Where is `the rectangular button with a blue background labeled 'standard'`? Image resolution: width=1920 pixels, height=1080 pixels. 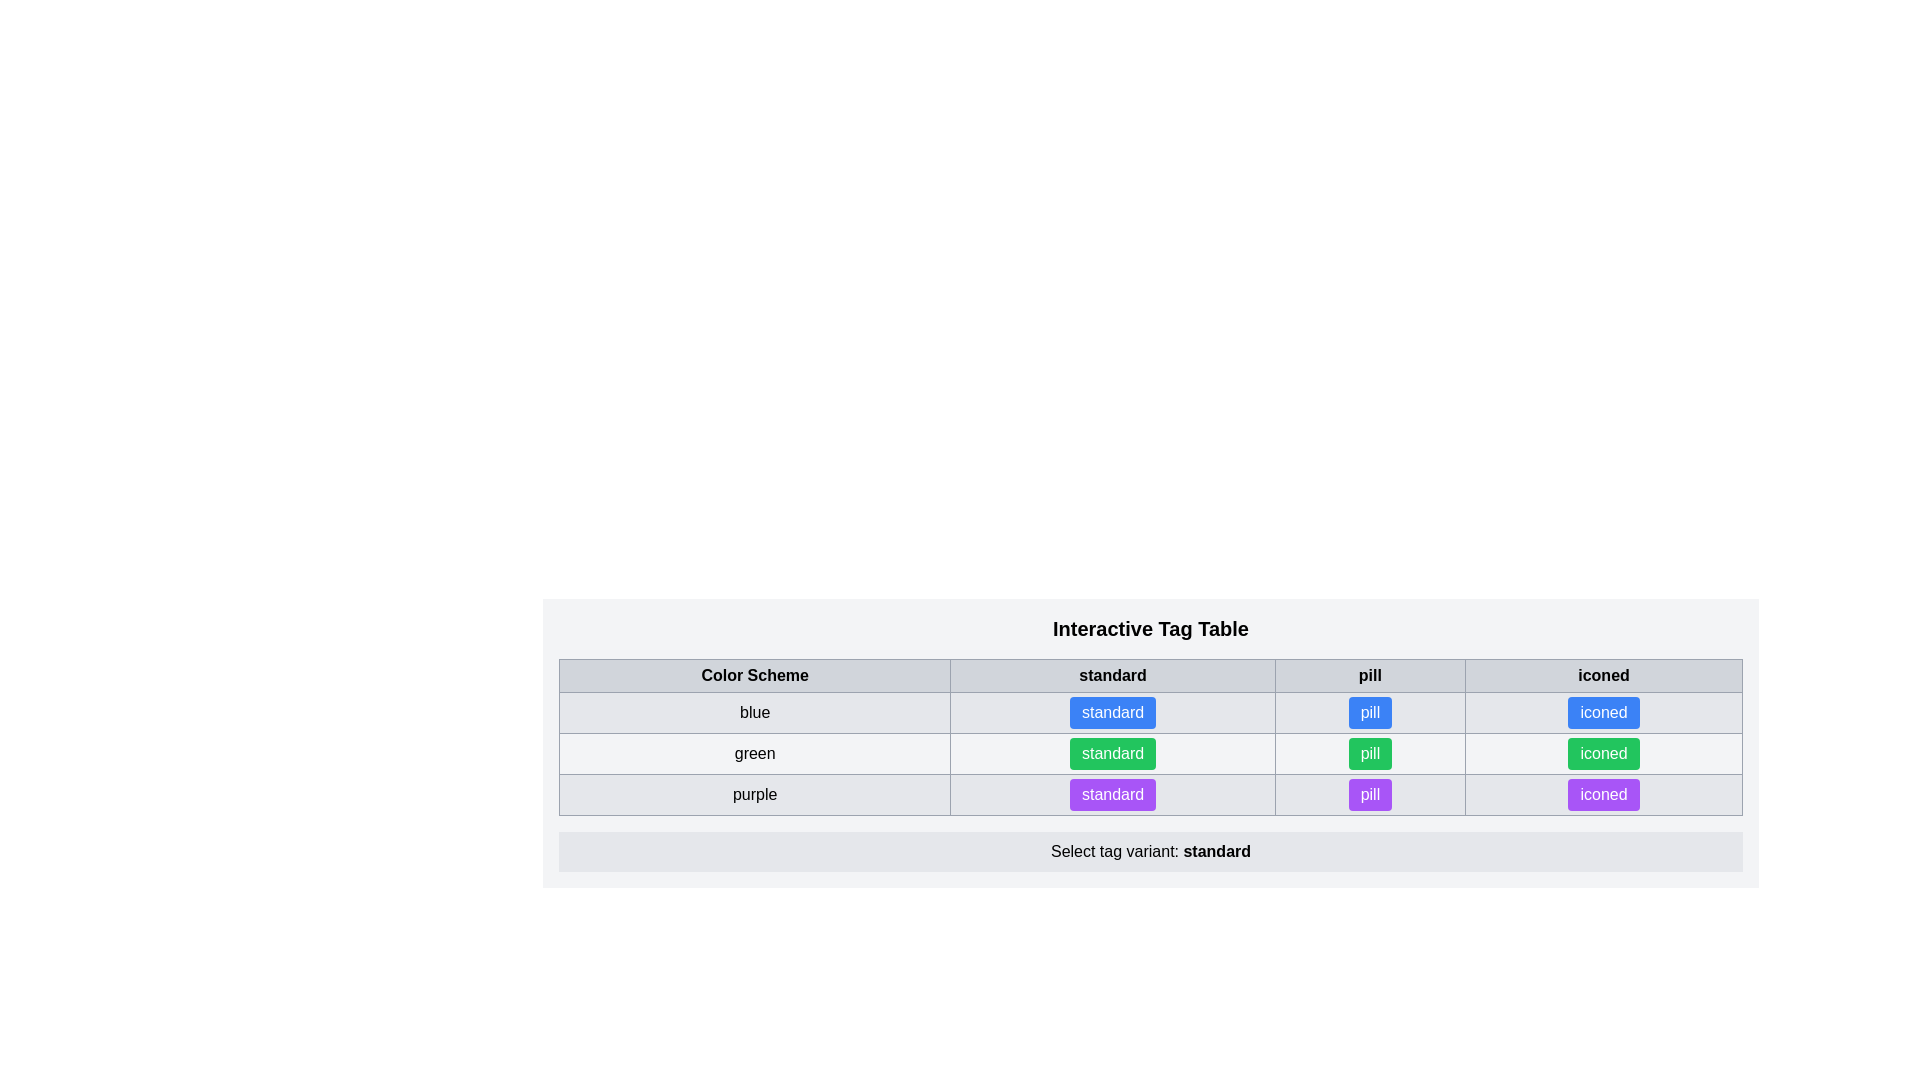
the rectangular button with a blue background labeled 'standard' is located at coordinates (1112, 712).